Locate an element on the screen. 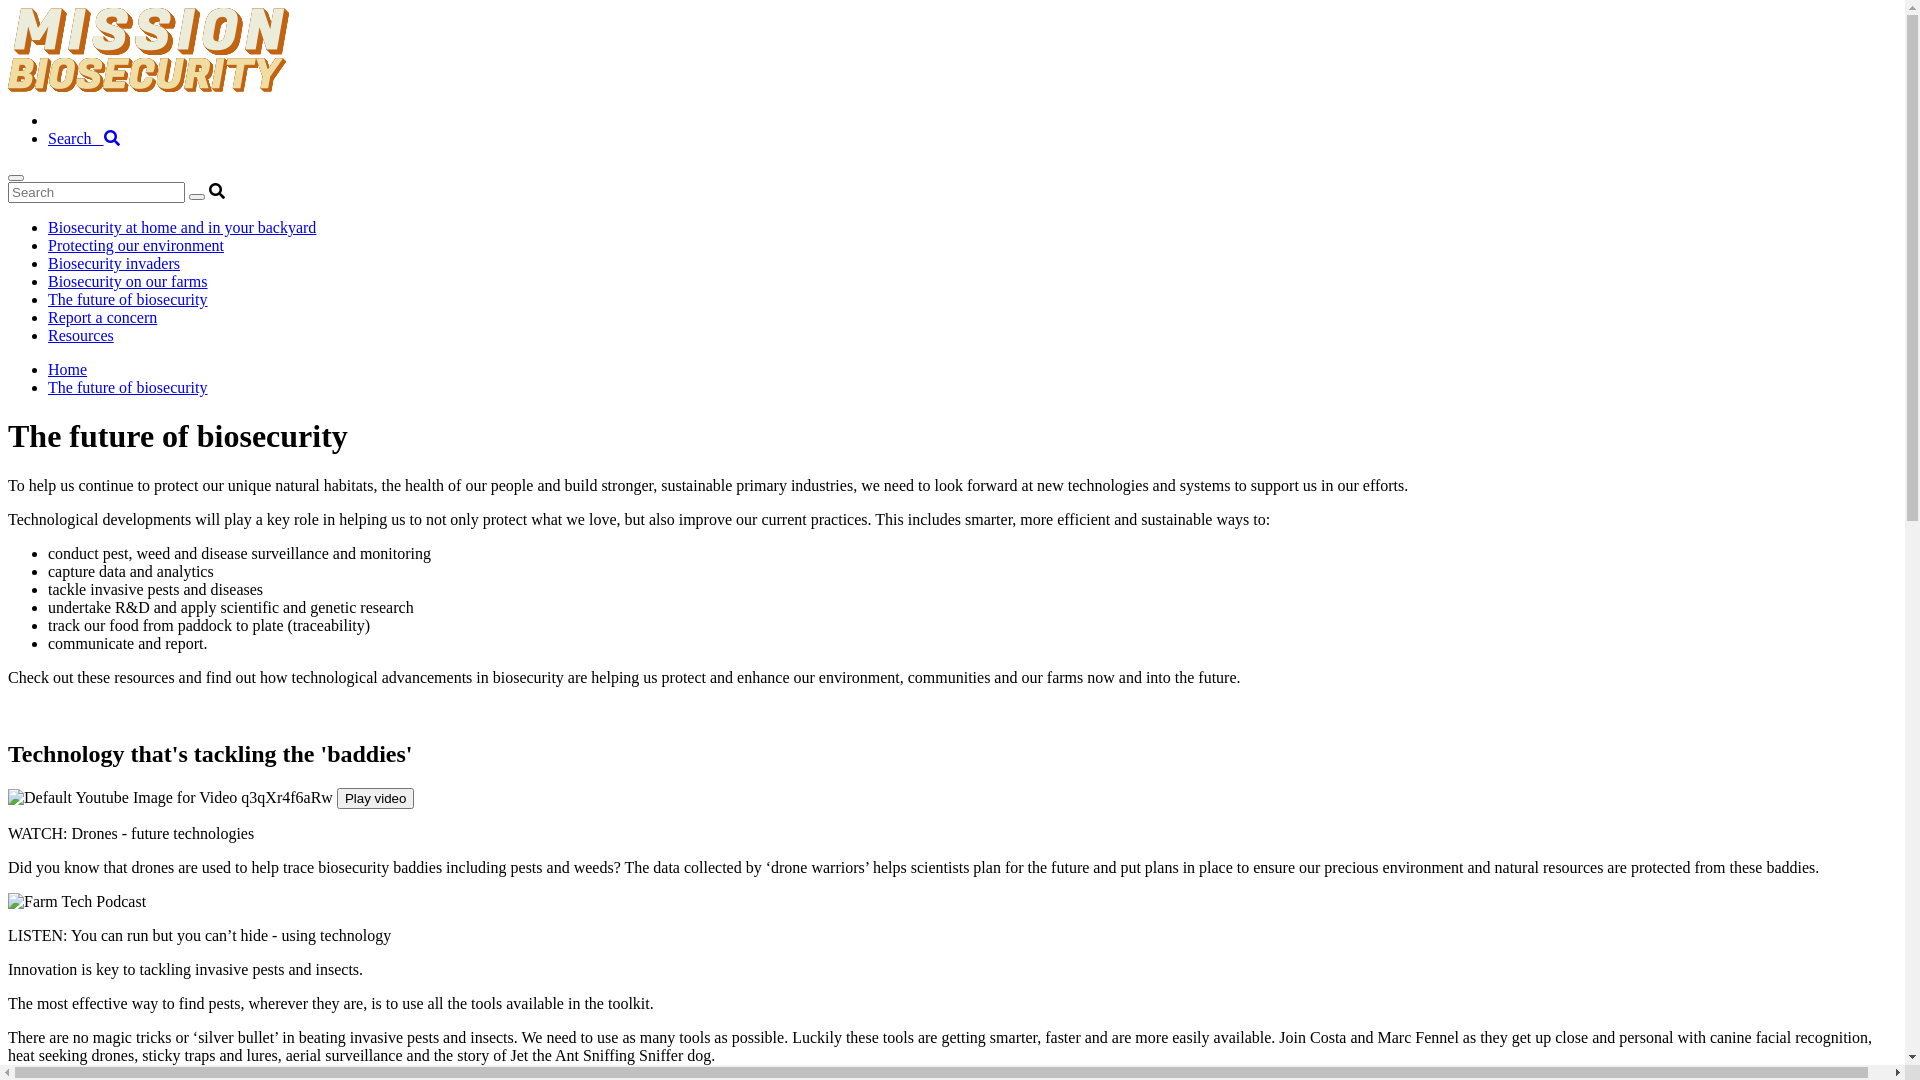 The image size is (1920, 1080). 'Biosecurity at home and in your backyard' is located at coordinates (182, 226).